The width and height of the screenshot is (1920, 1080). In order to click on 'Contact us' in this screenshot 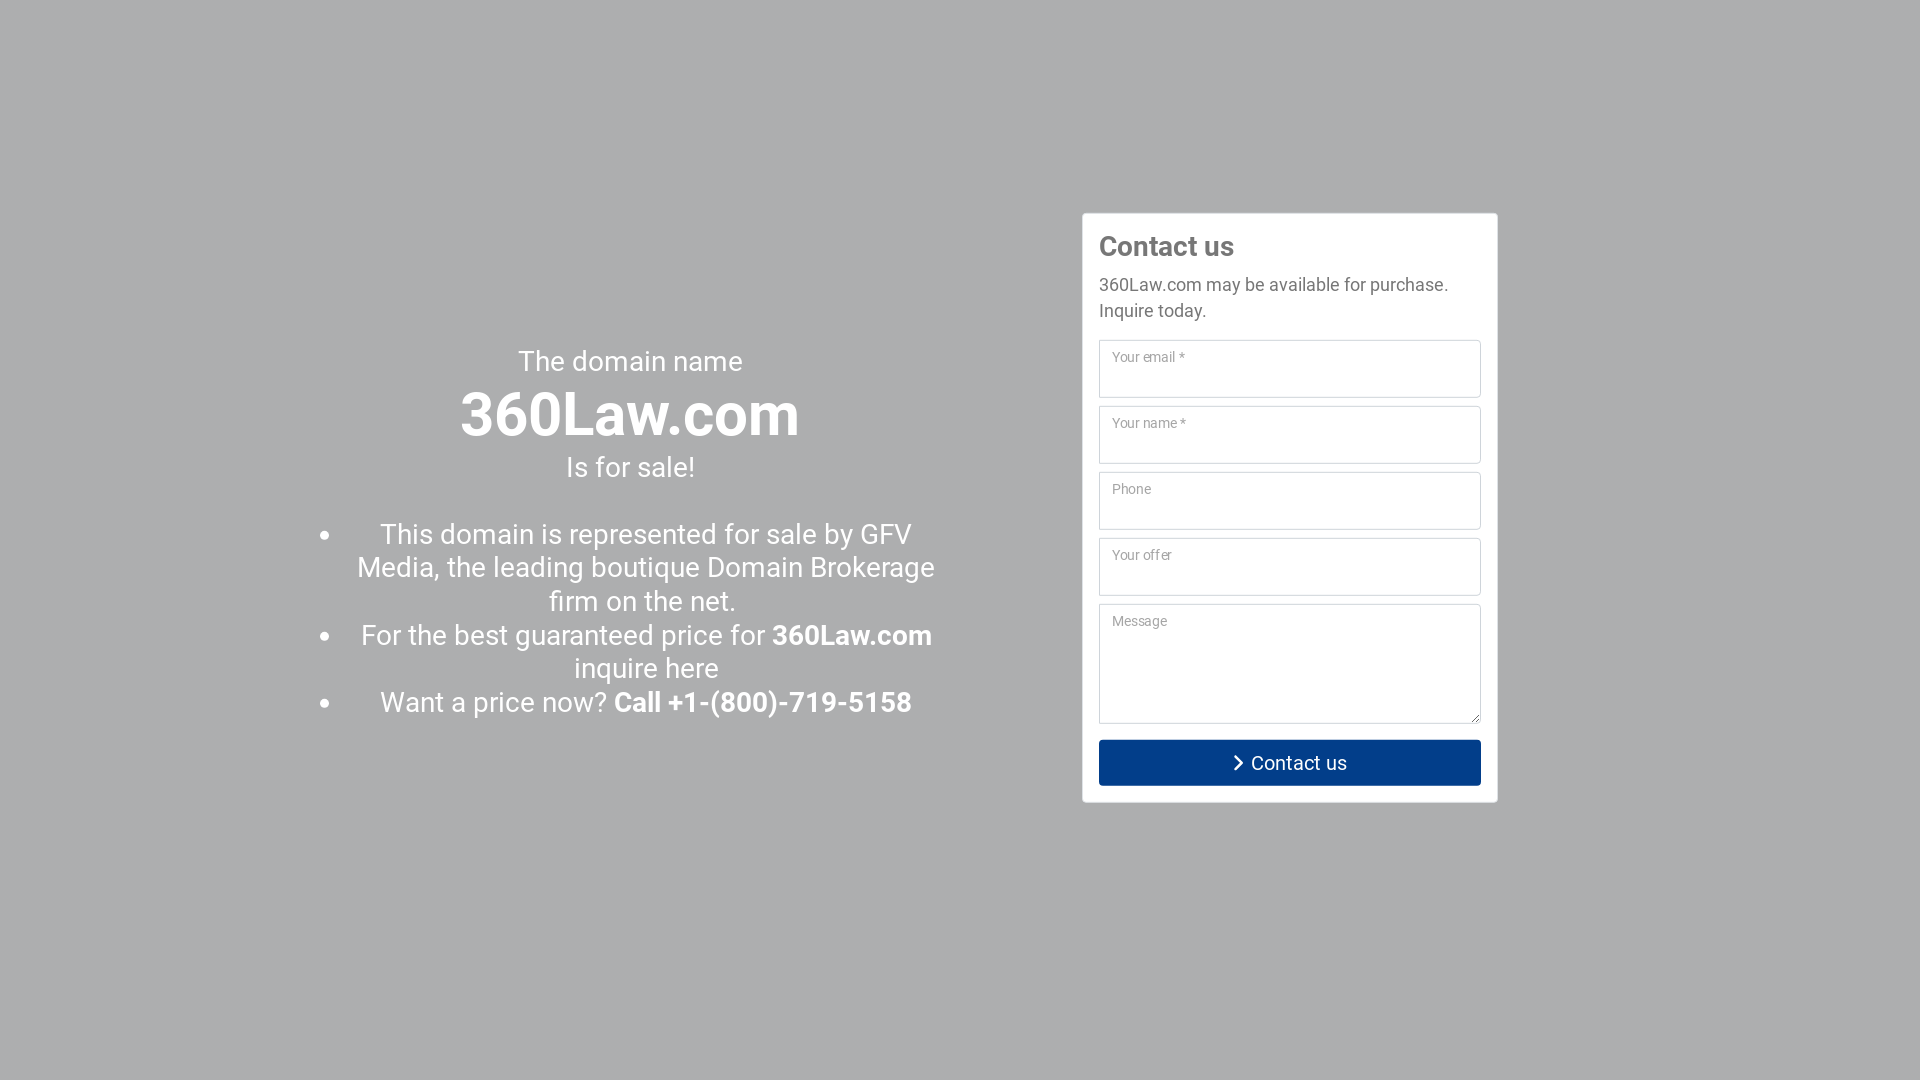, I will do `click(1290, 763)`.